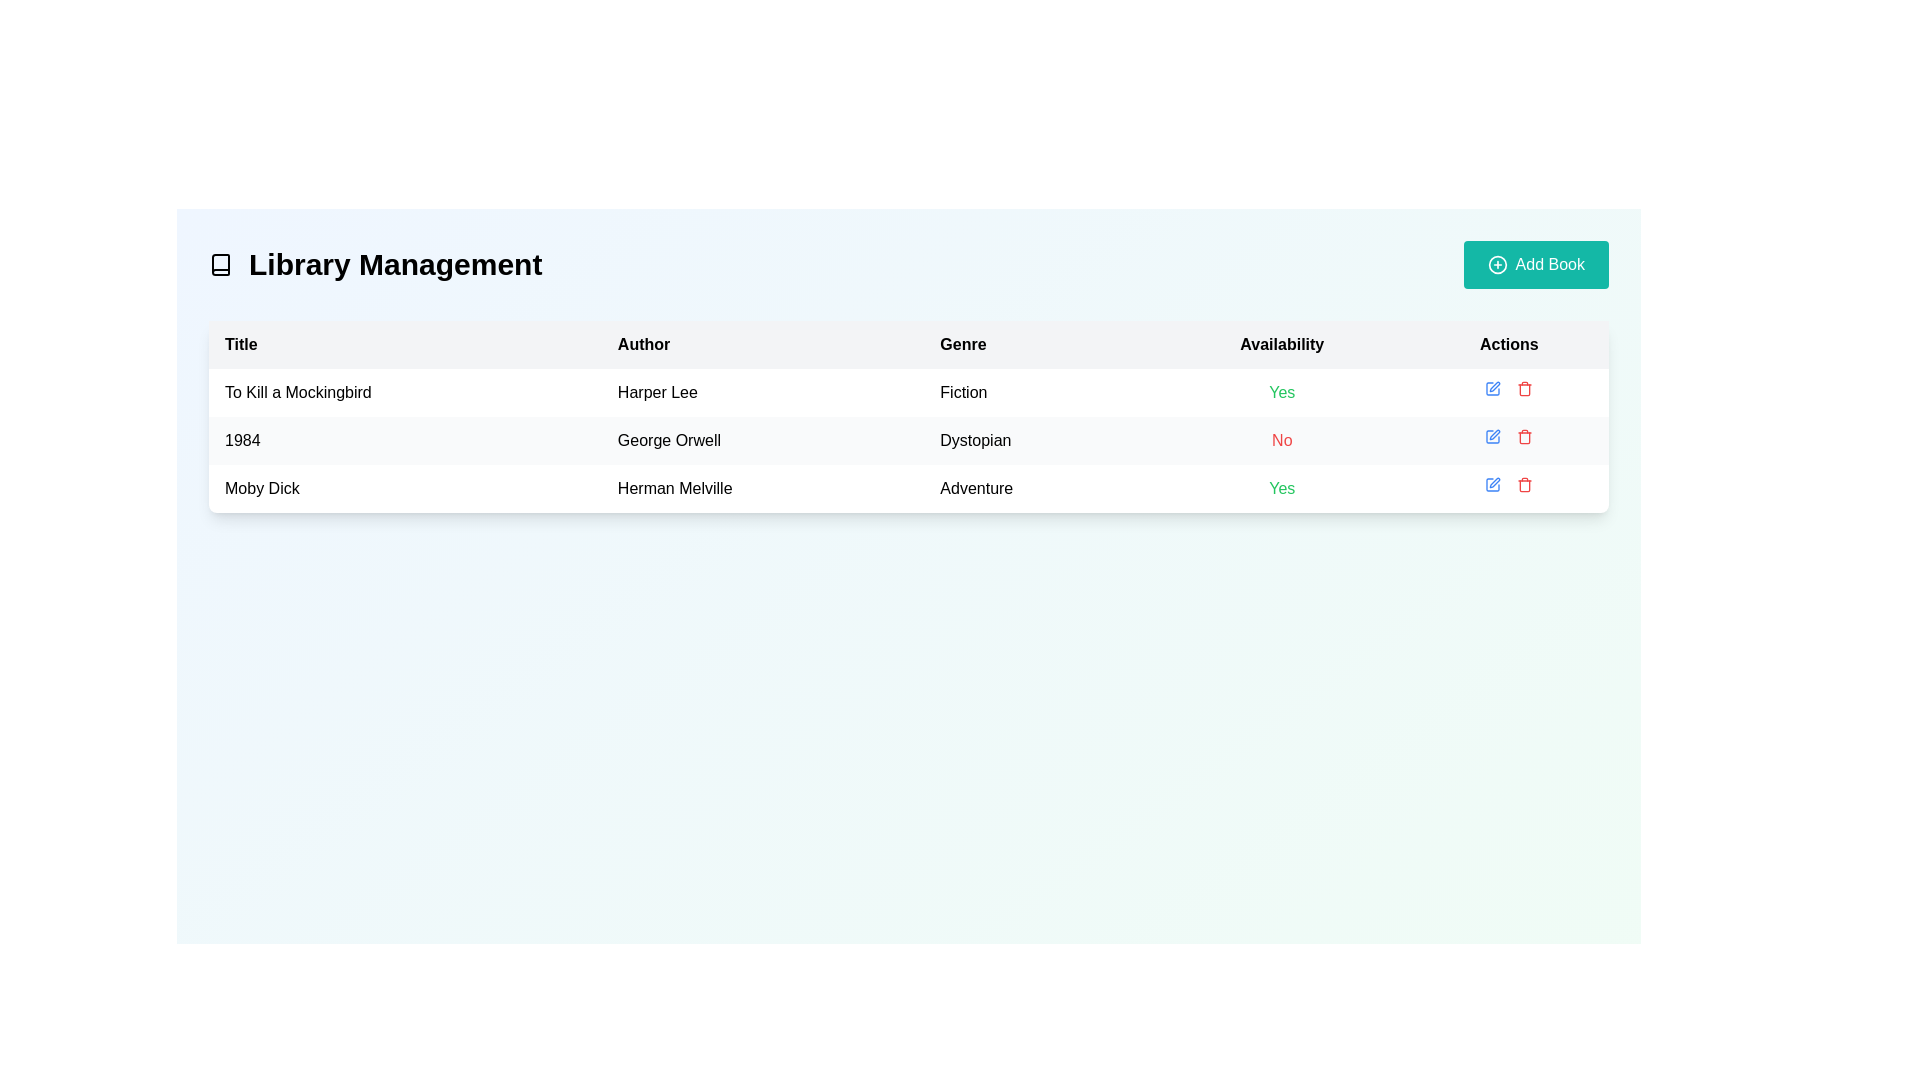  What do you see at coordinates (1493, 435) in the screenshot?
I see `the graphical feature in the 'Actions' column of the second row, representing the book titled '1984'` at bounding box center [1493, 435].